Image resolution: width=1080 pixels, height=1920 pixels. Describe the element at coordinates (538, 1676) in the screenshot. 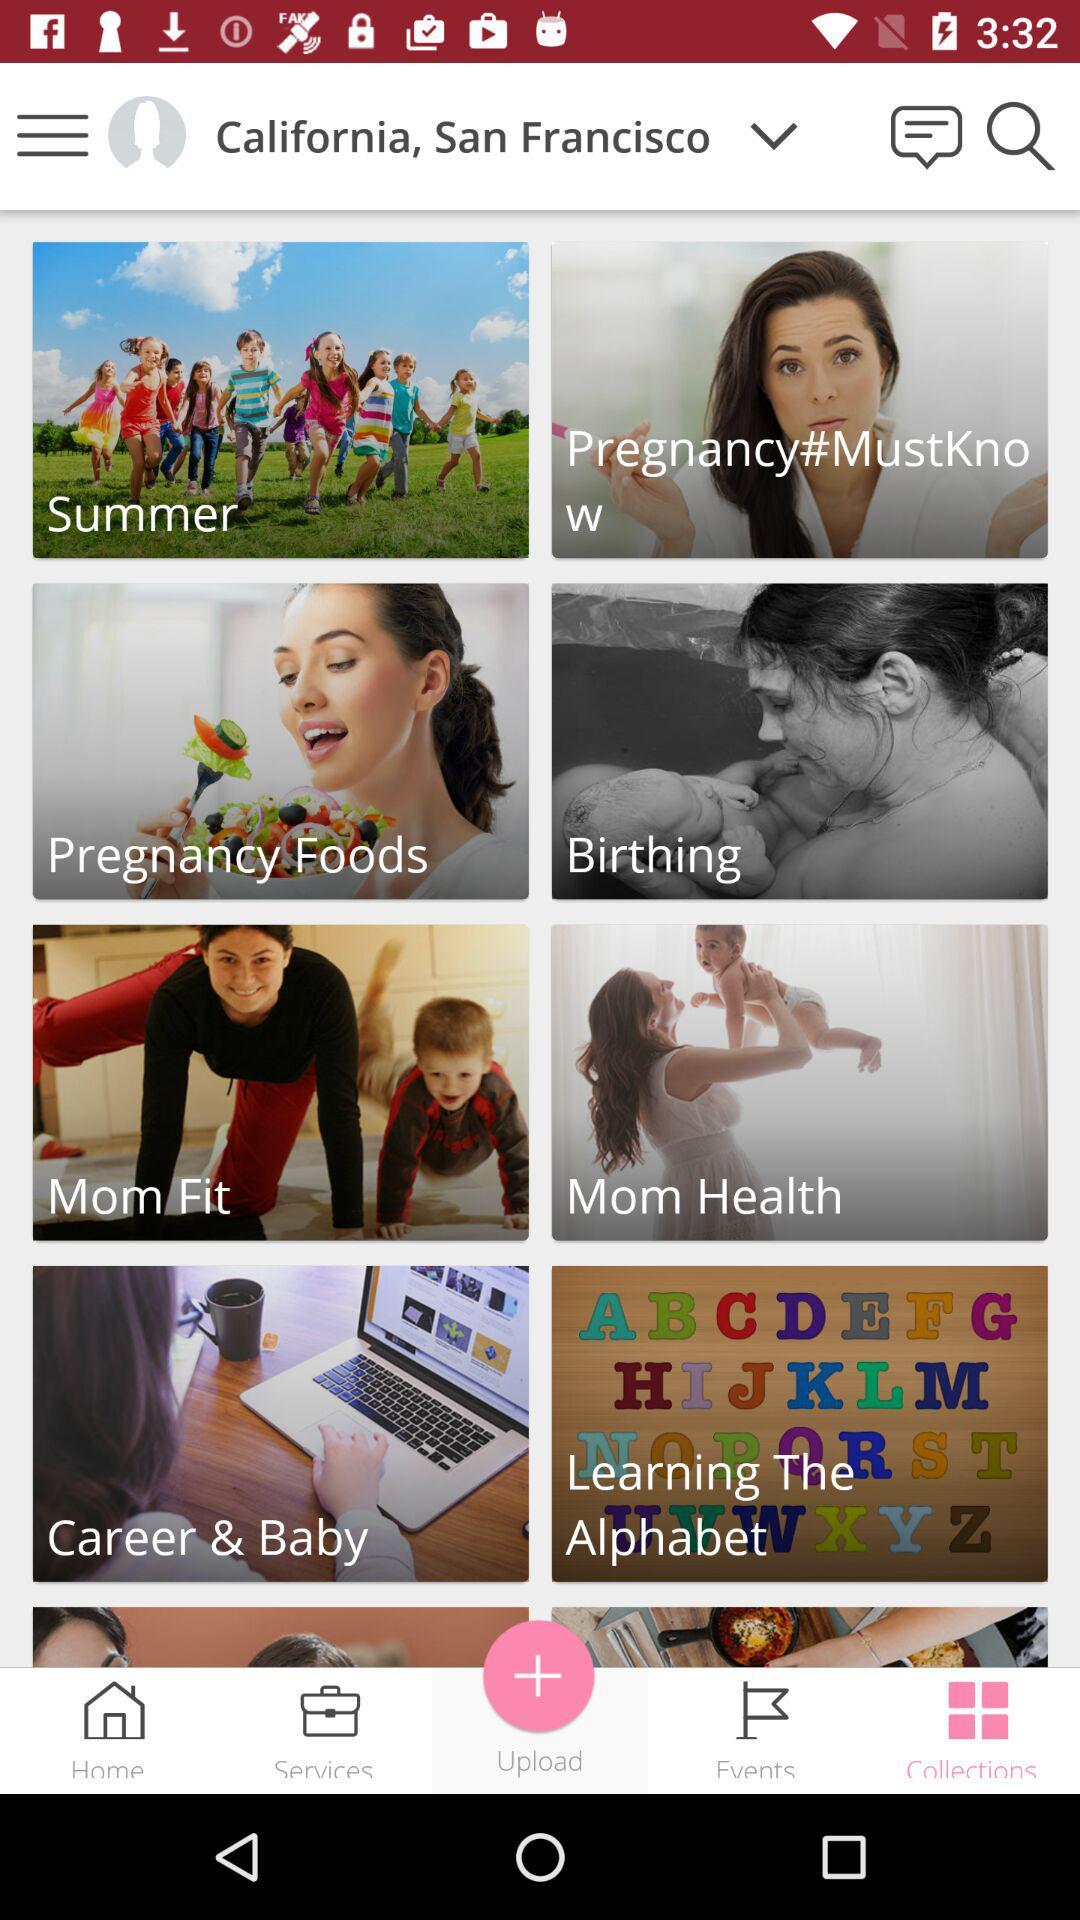

I see `item above upload` at that location.